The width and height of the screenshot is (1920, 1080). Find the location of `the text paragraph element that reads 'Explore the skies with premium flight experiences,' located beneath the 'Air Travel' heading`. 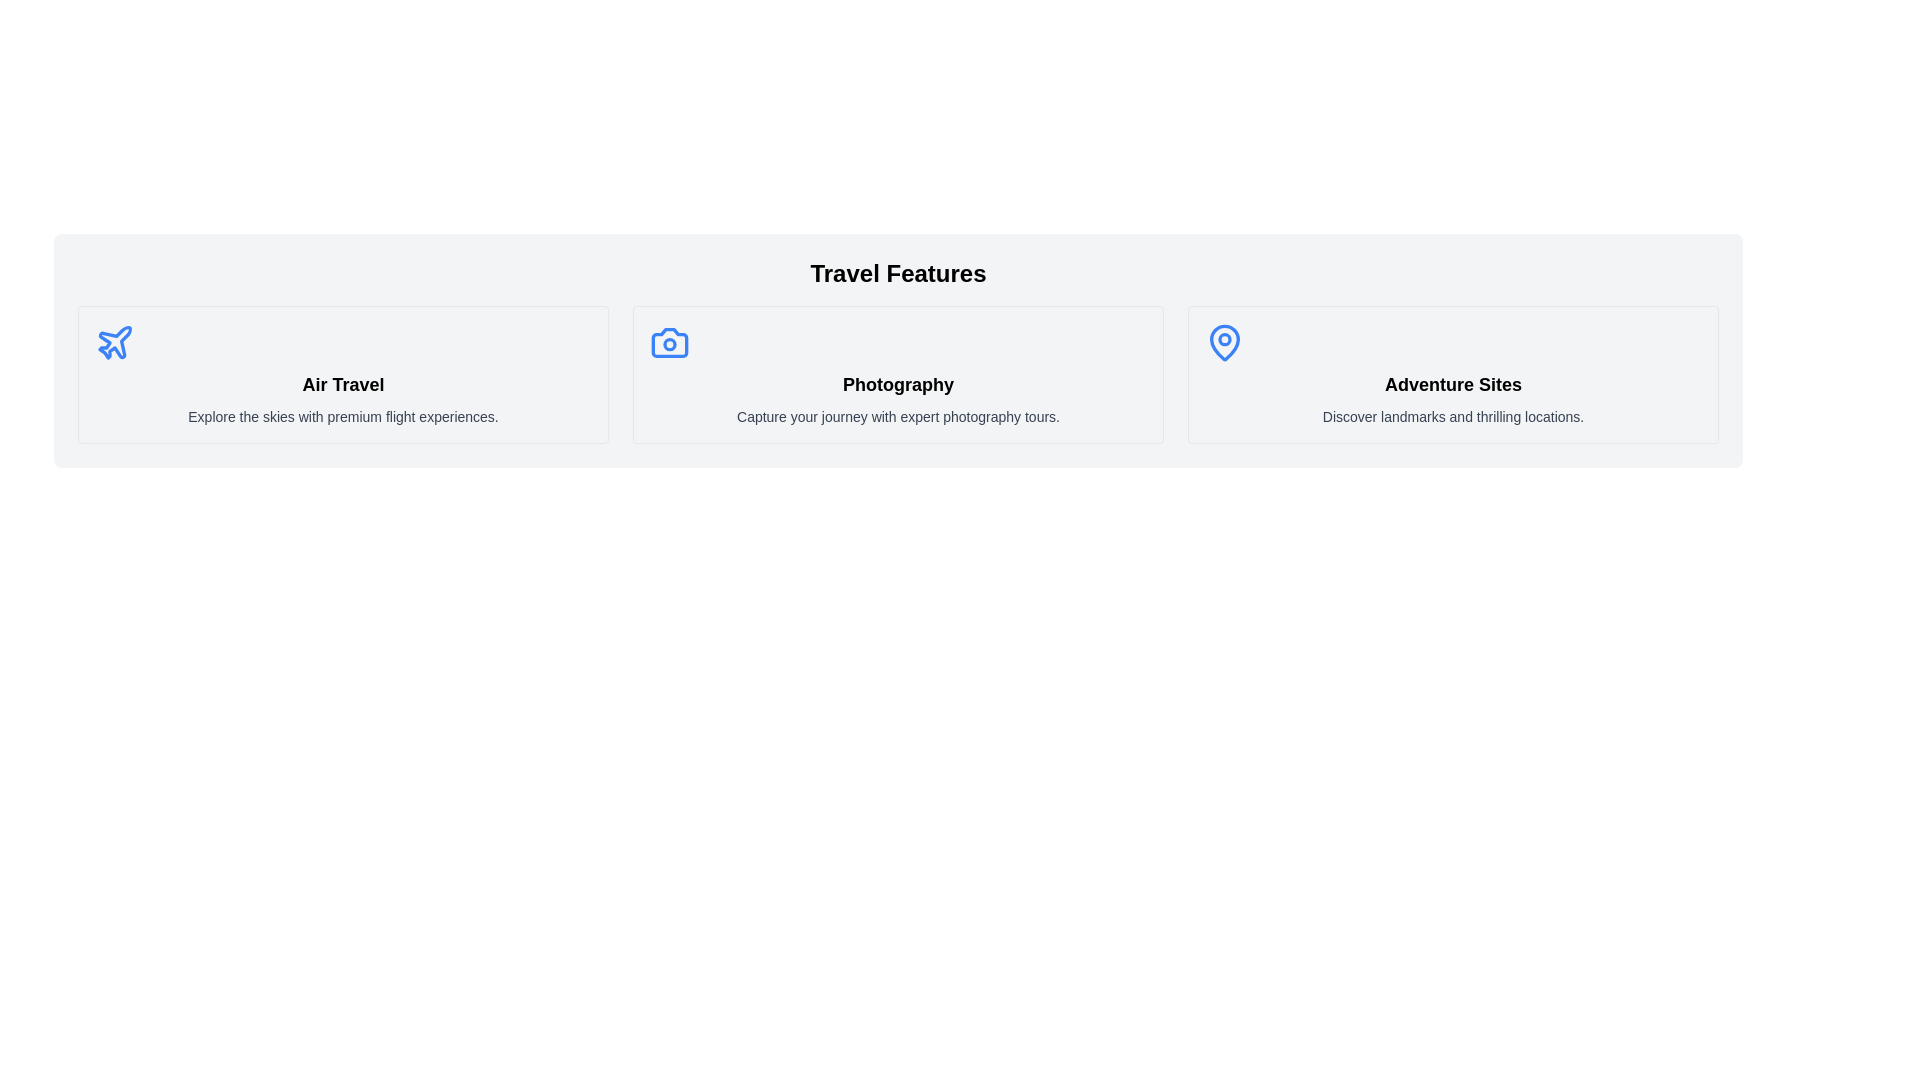

the text paragraph element that reads 'Explore the skies with premium flight experiences,' located beneath the 'Air Travel' heading is located at coordinates (343, 415).